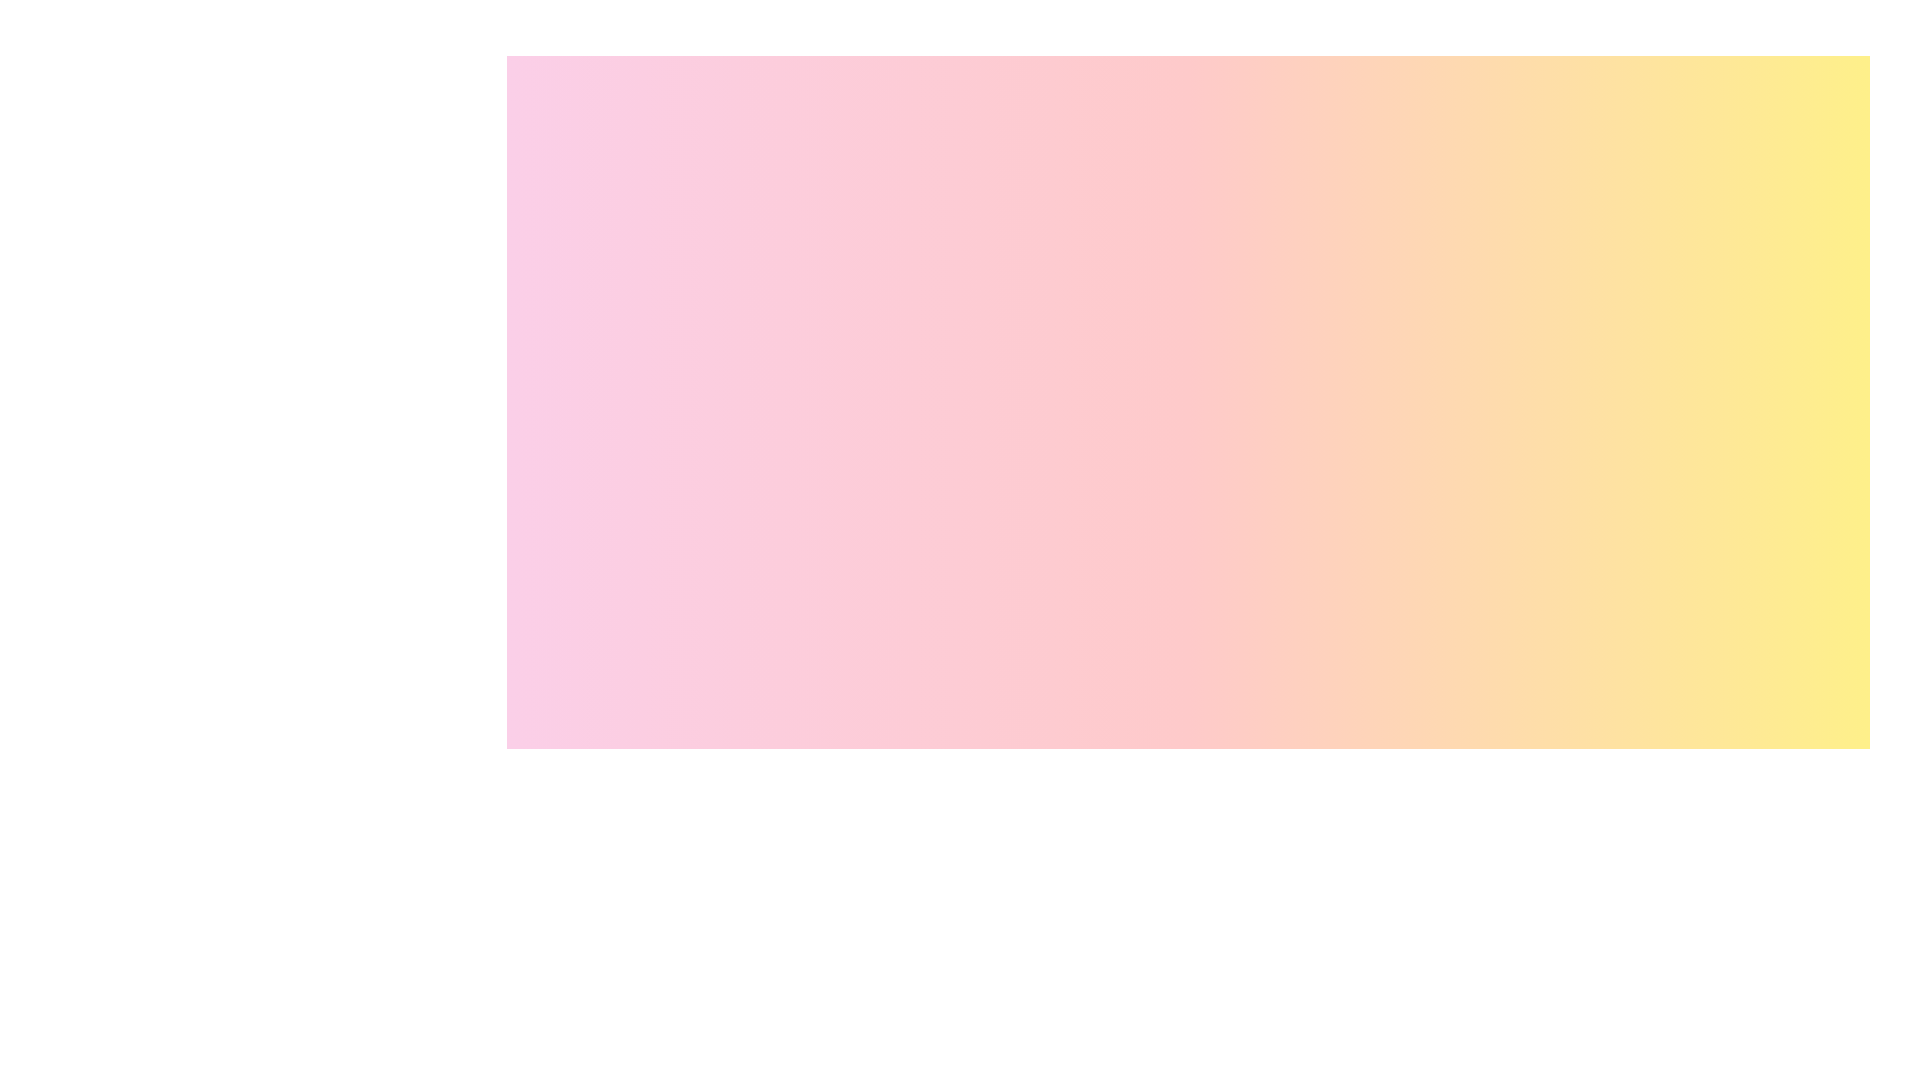 This screenshot has width=1920, height=1080. Describe the element at coordinates (1188, 595) in the screenshot. I see `the background gradient area to interact with it` at that location.